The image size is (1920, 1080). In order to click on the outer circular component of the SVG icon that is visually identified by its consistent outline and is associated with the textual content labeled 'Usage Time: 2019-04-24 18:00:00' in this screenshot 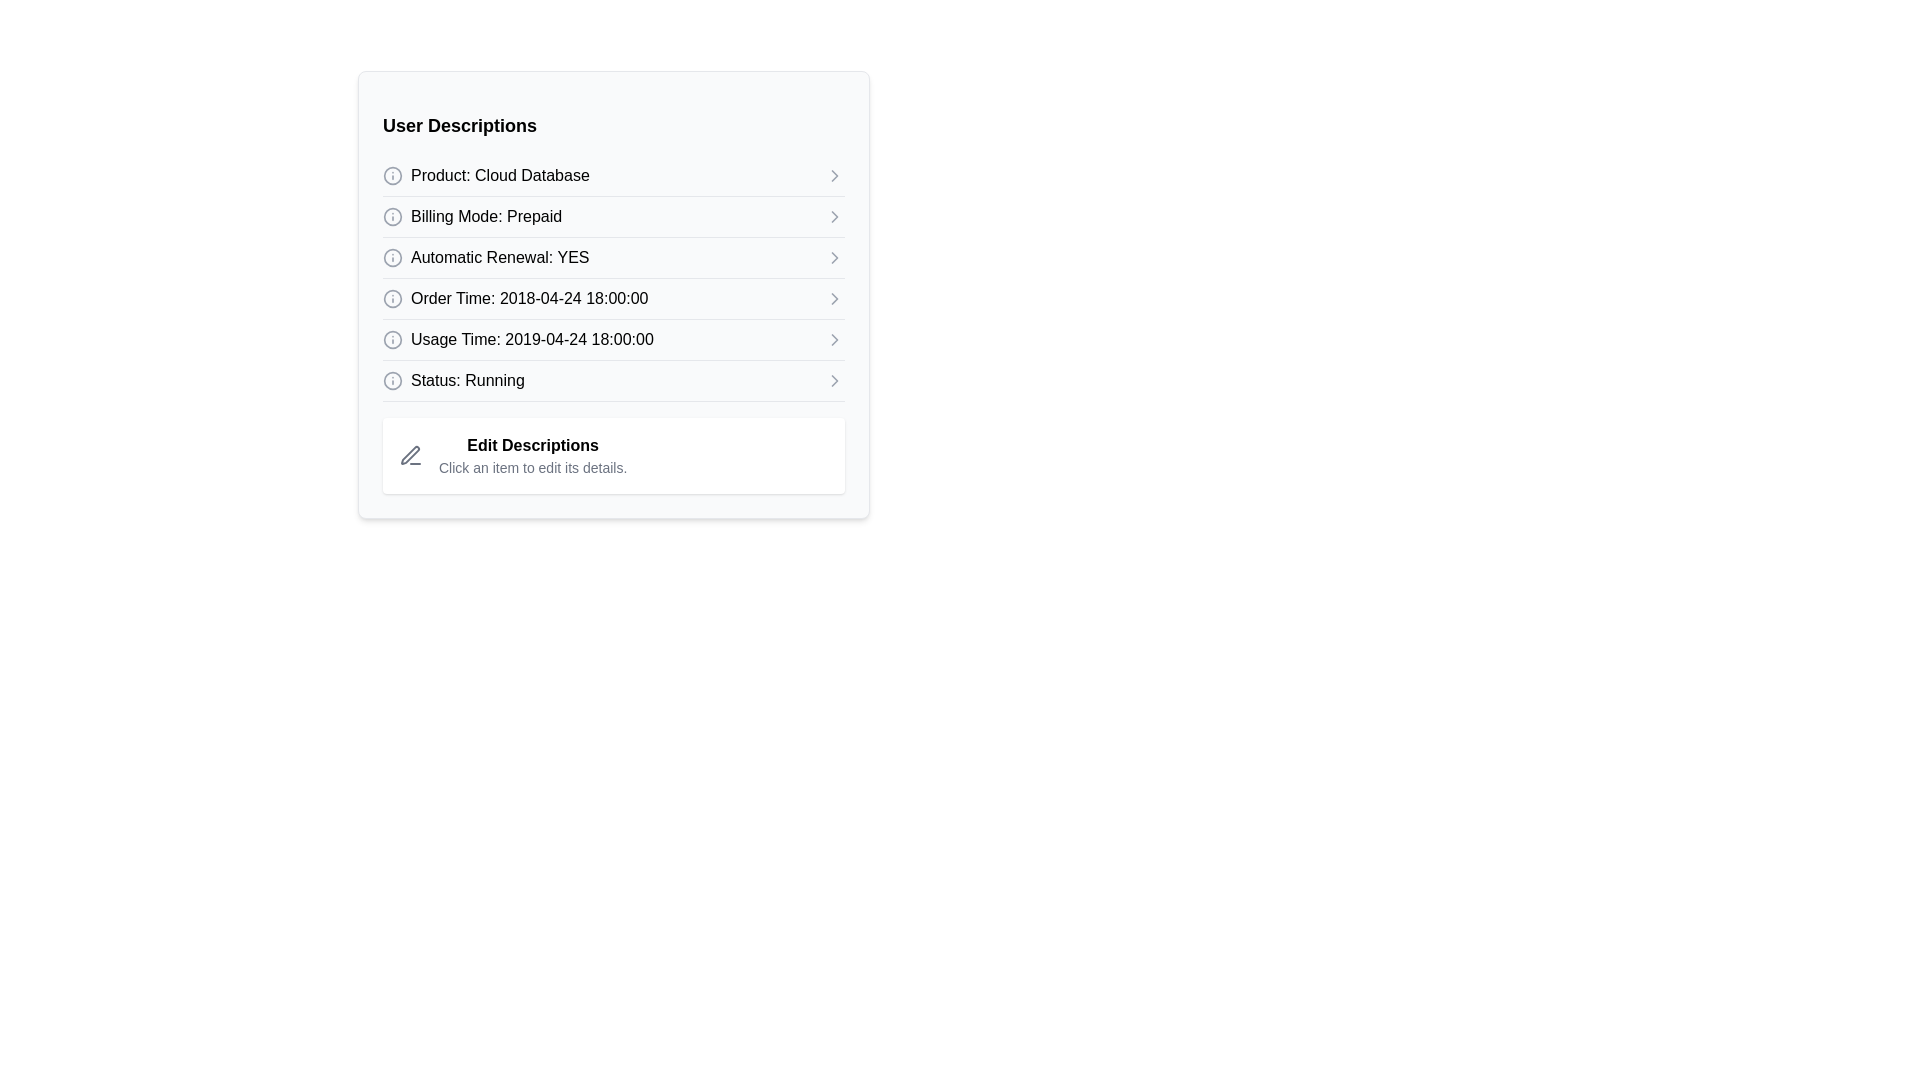, I will do `click(393, 338)`.